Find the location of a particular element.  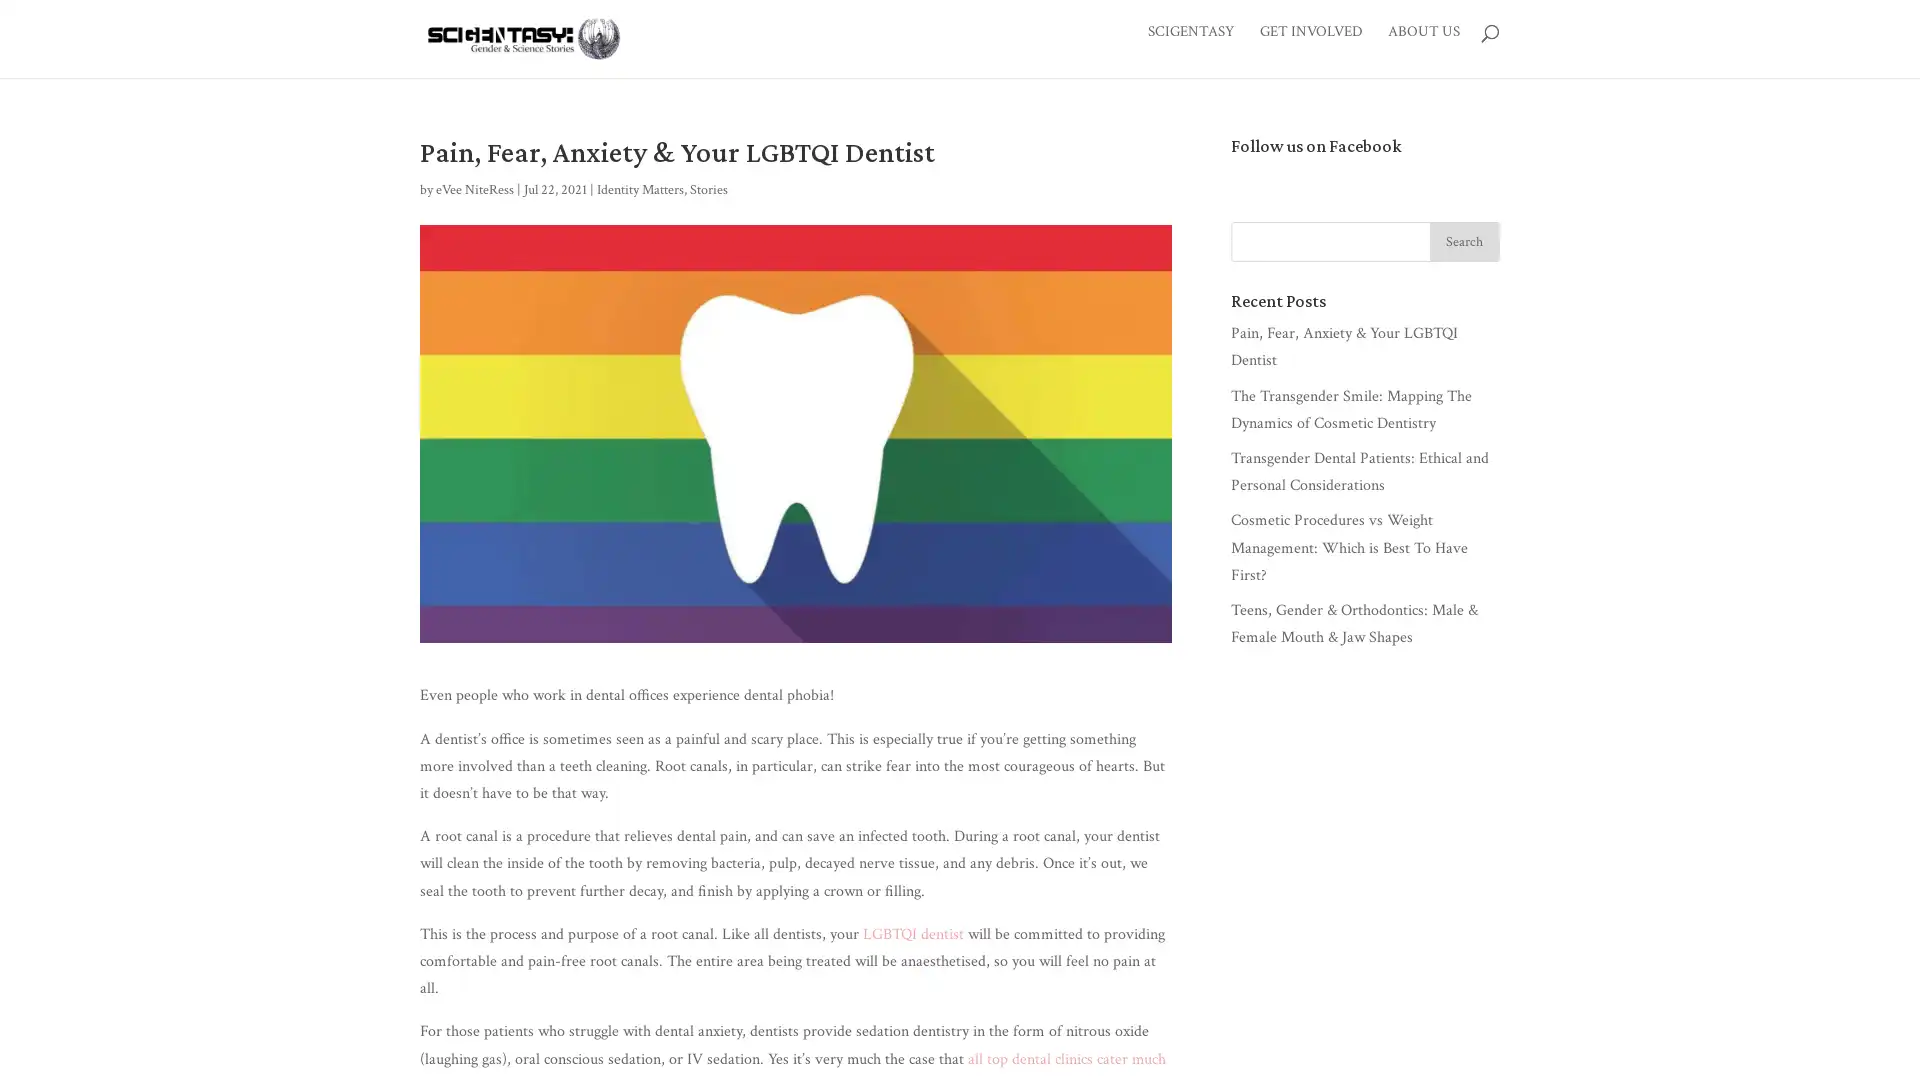

Search is located at coordinates (1464, 245).